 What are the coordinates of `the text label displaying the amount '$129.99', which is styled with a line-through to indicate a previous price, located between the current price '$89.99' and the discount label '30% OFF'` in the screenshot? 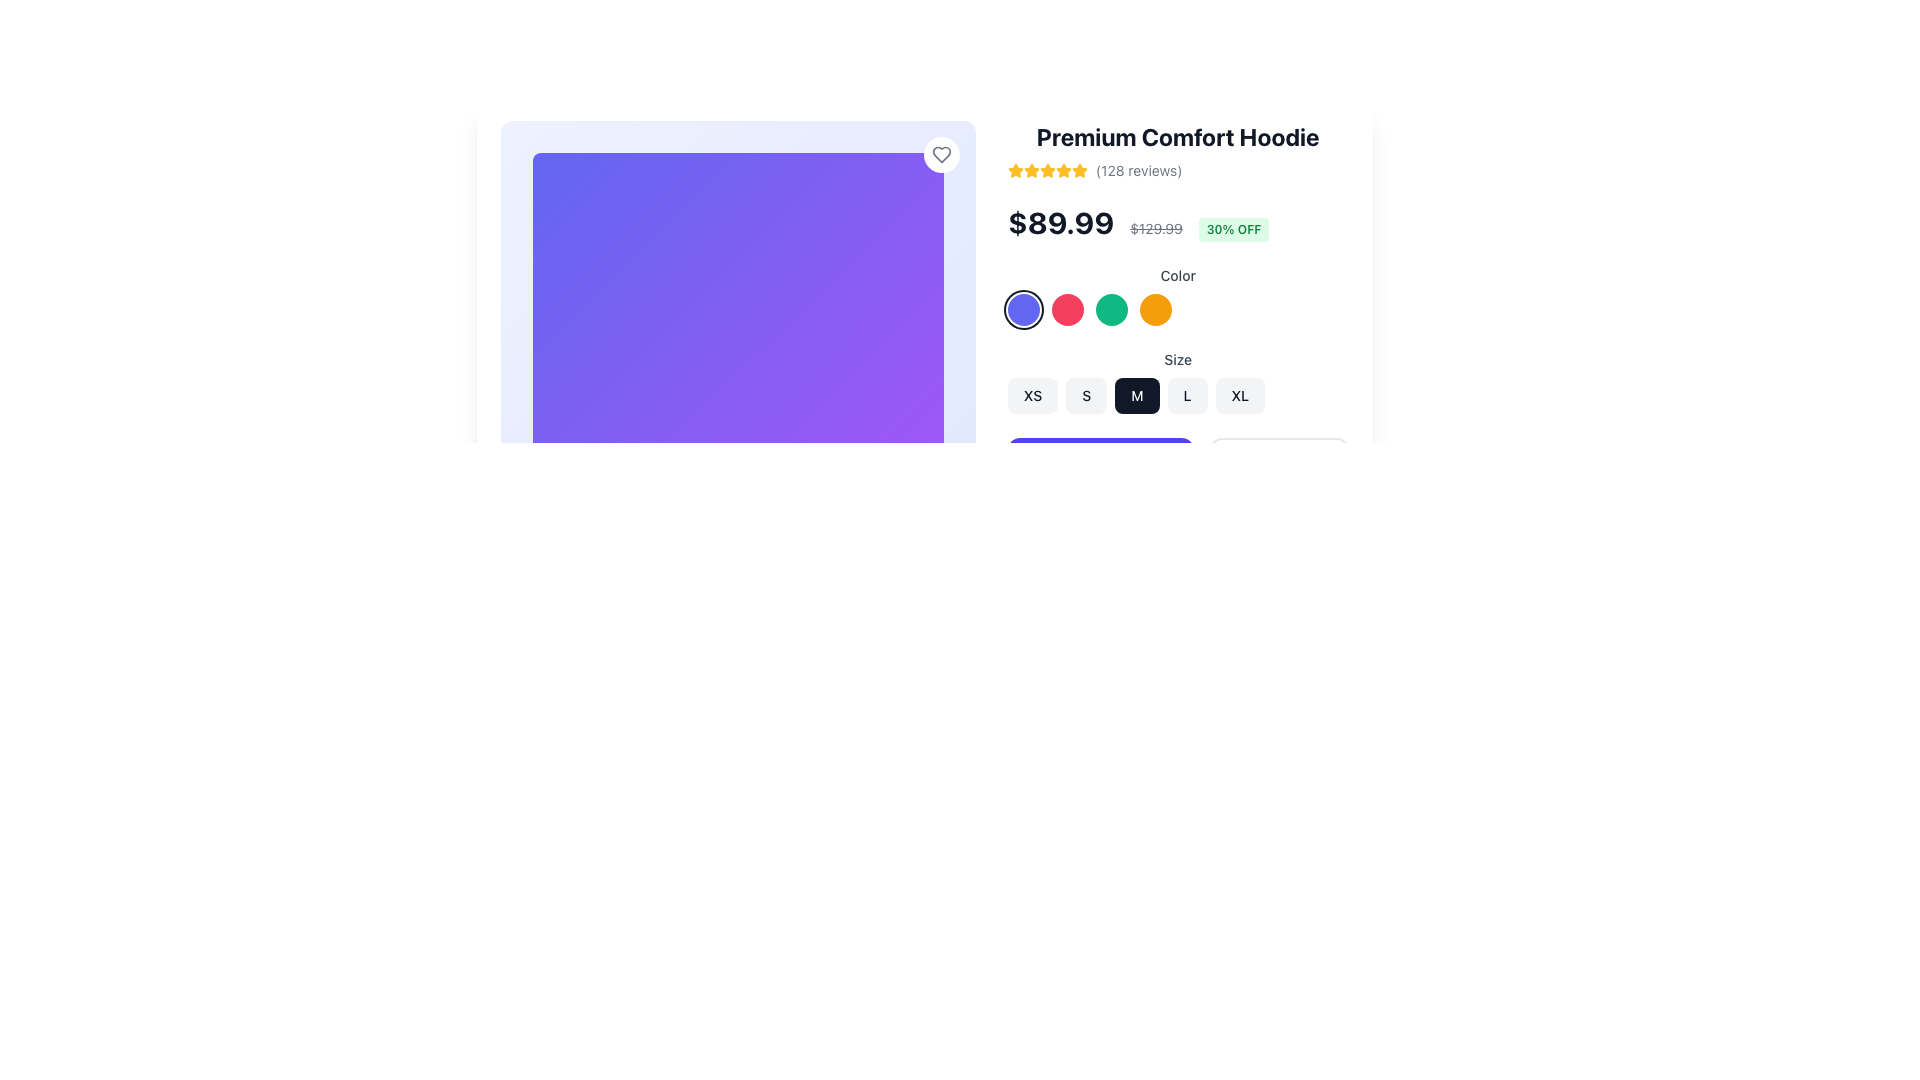 It's located at (1156, 227).